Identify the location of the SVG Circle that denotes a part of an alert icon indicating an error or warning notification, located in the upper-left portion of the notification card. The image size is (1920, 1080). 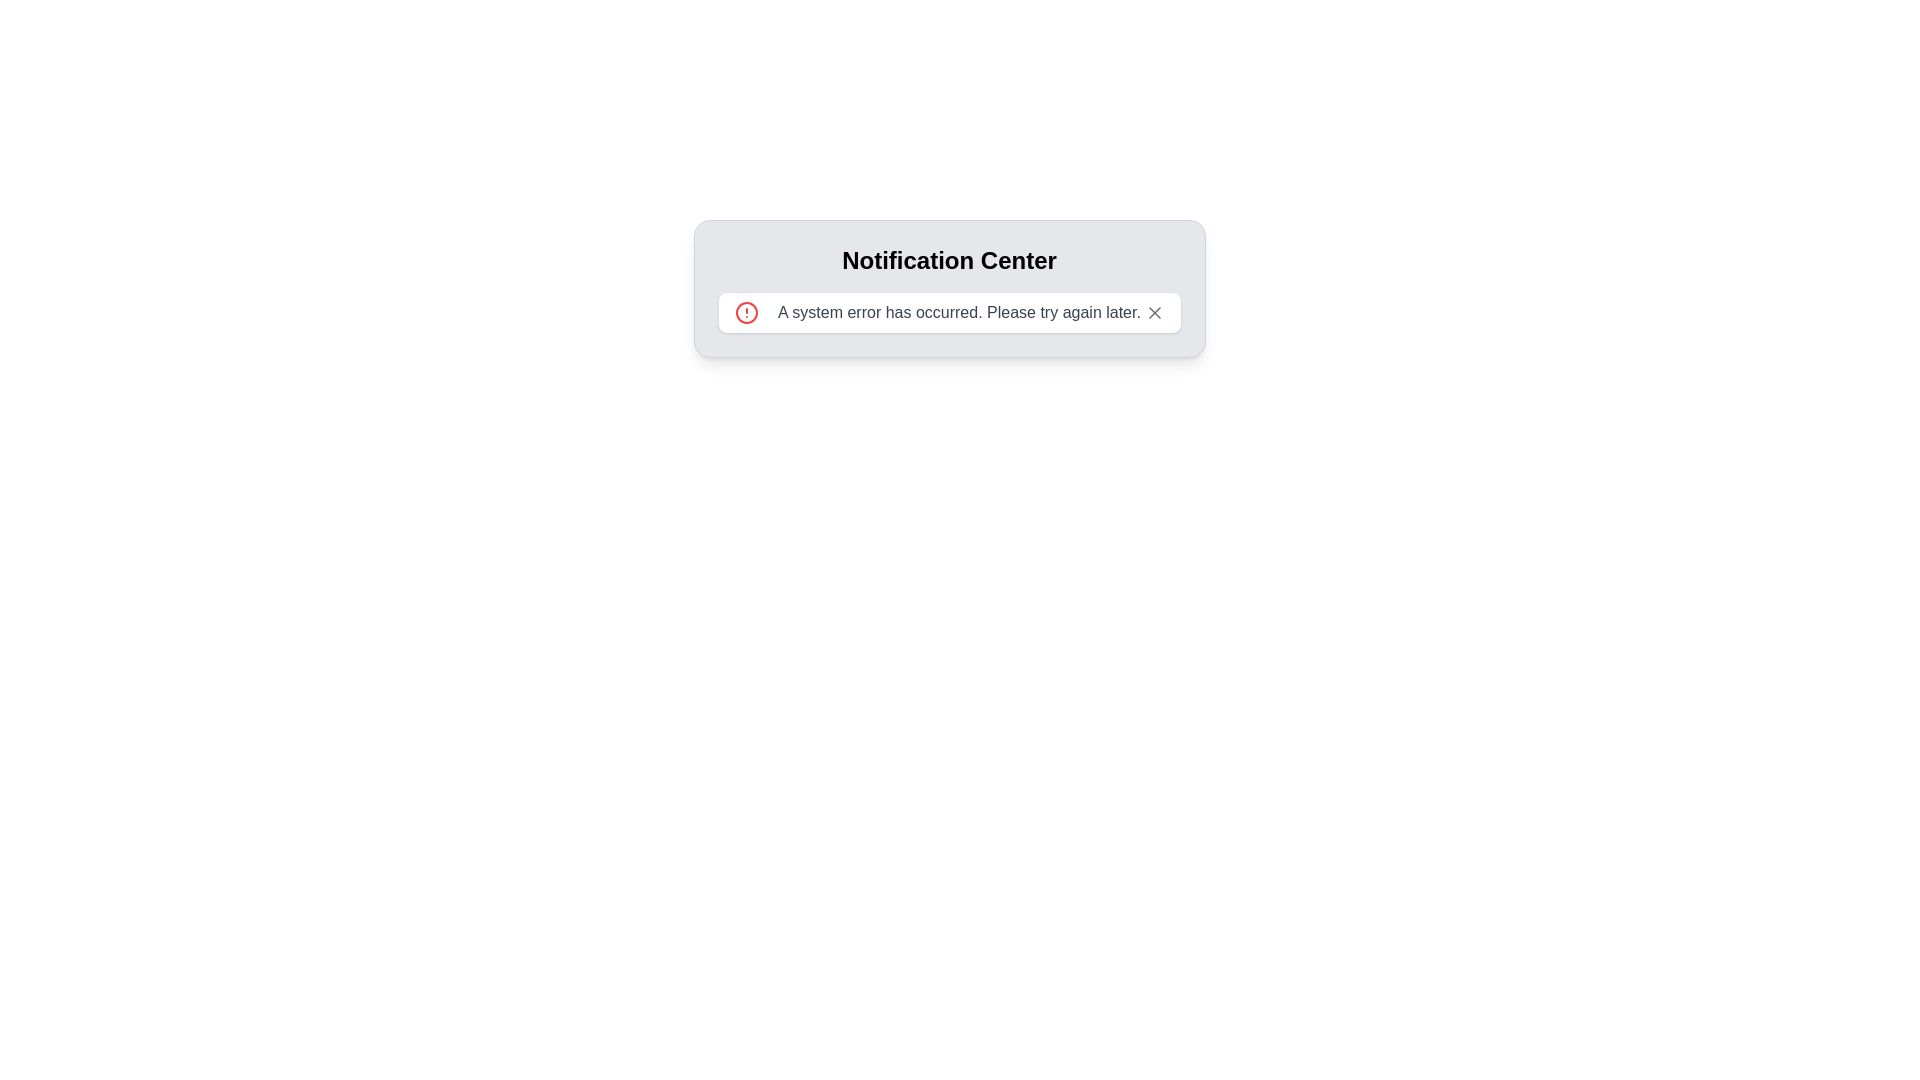
(745, 312).